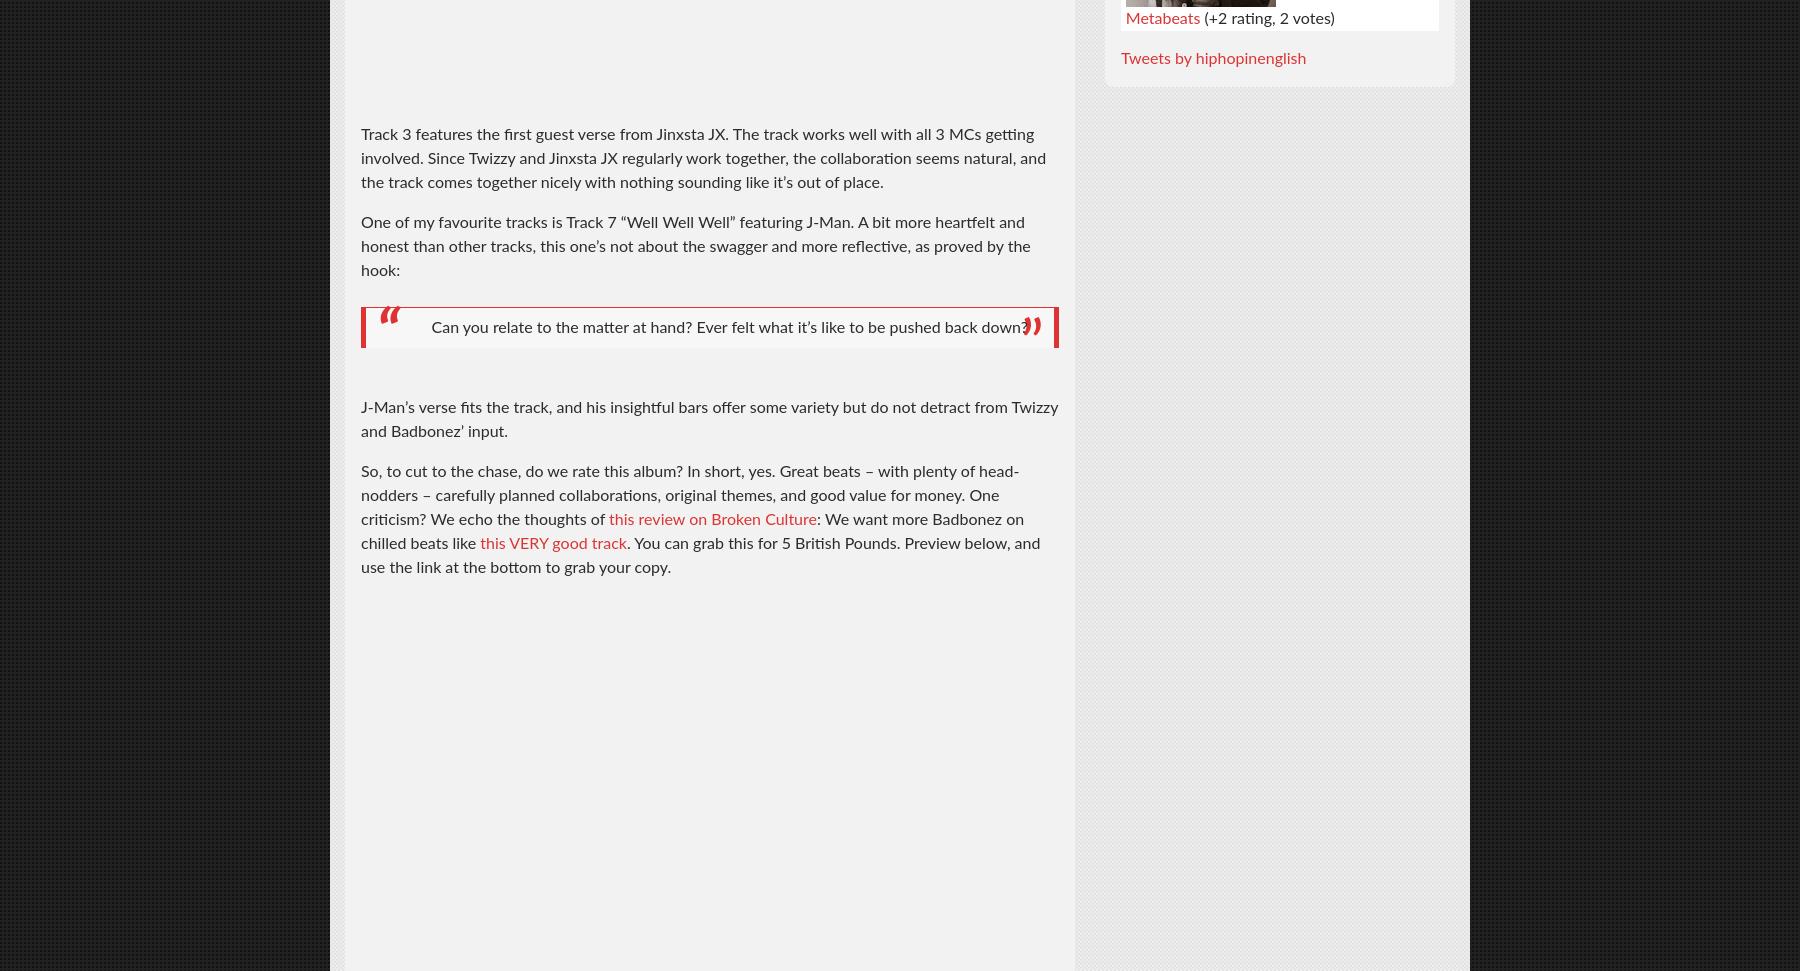  What do you see at coordinates (1121, 56) in the screenshot?
I see `'Tweets by hiphopinenglish'` at bounding box center [1121, 56].